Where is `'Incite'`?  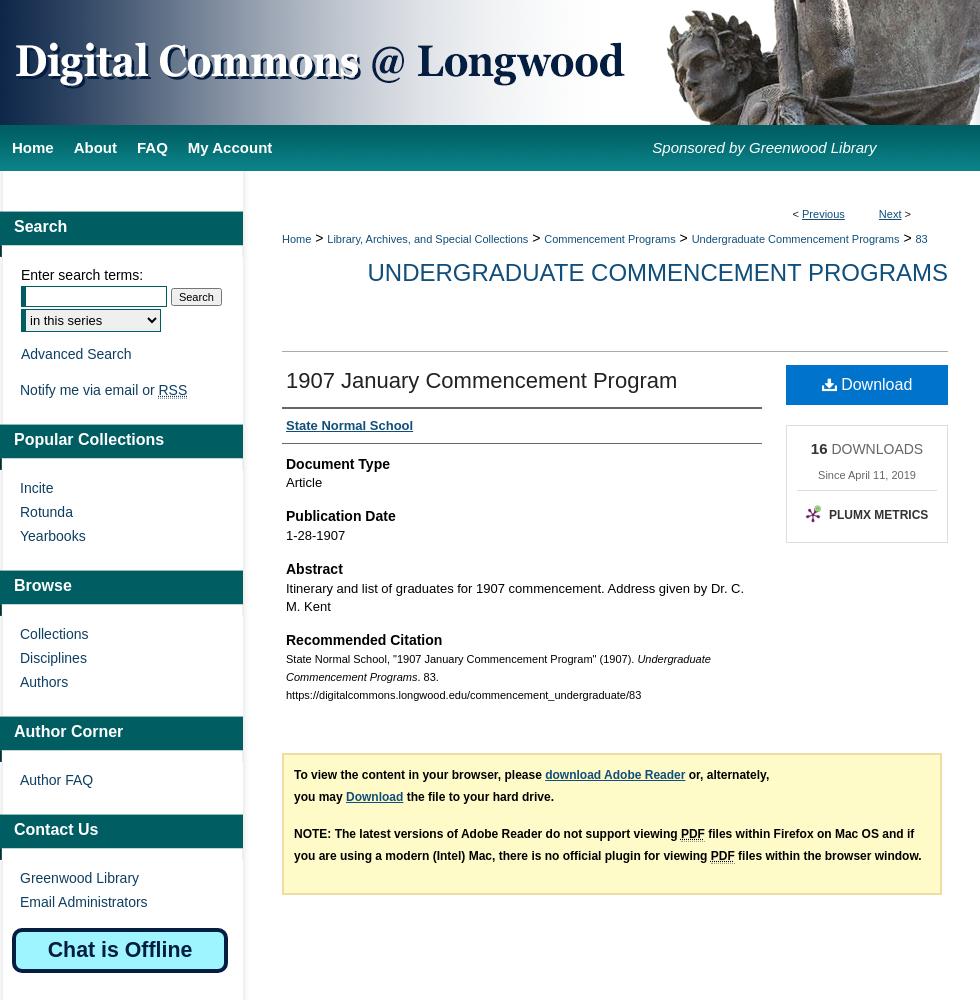
'Incite' is located at coordinates (36, 487).